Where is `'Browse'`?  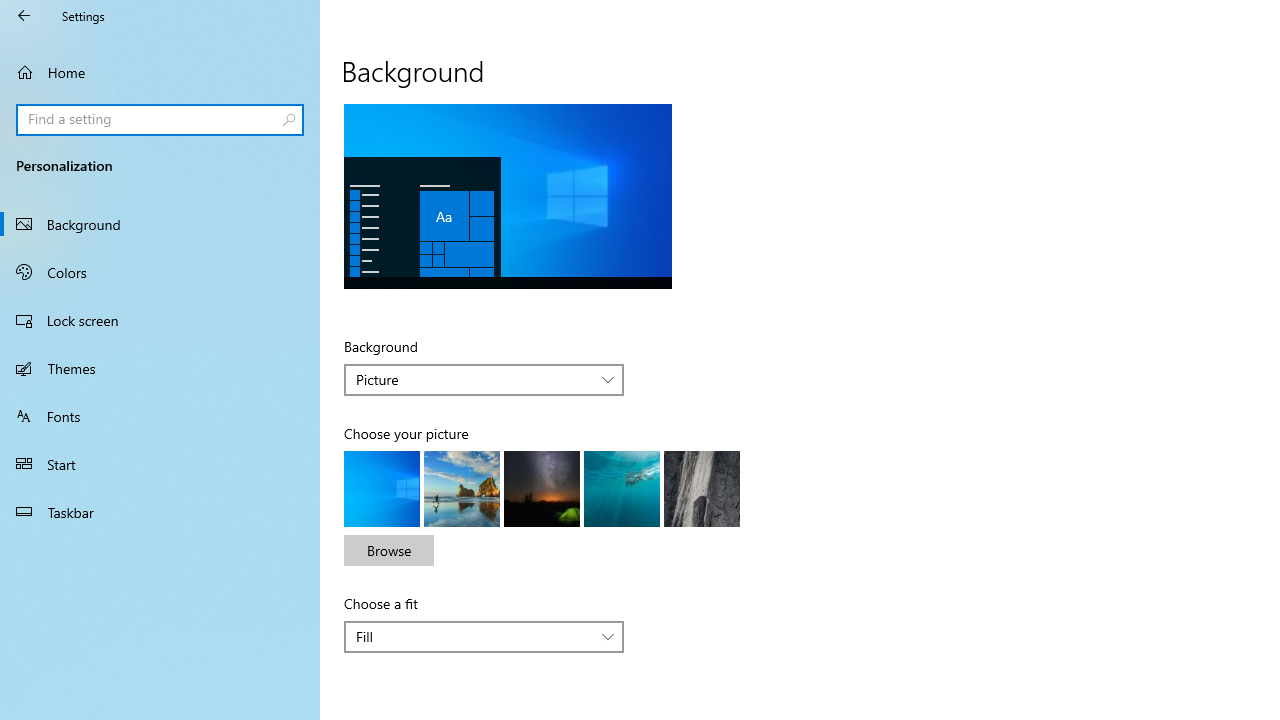
'Browse' is located at coordinates (389, 550).